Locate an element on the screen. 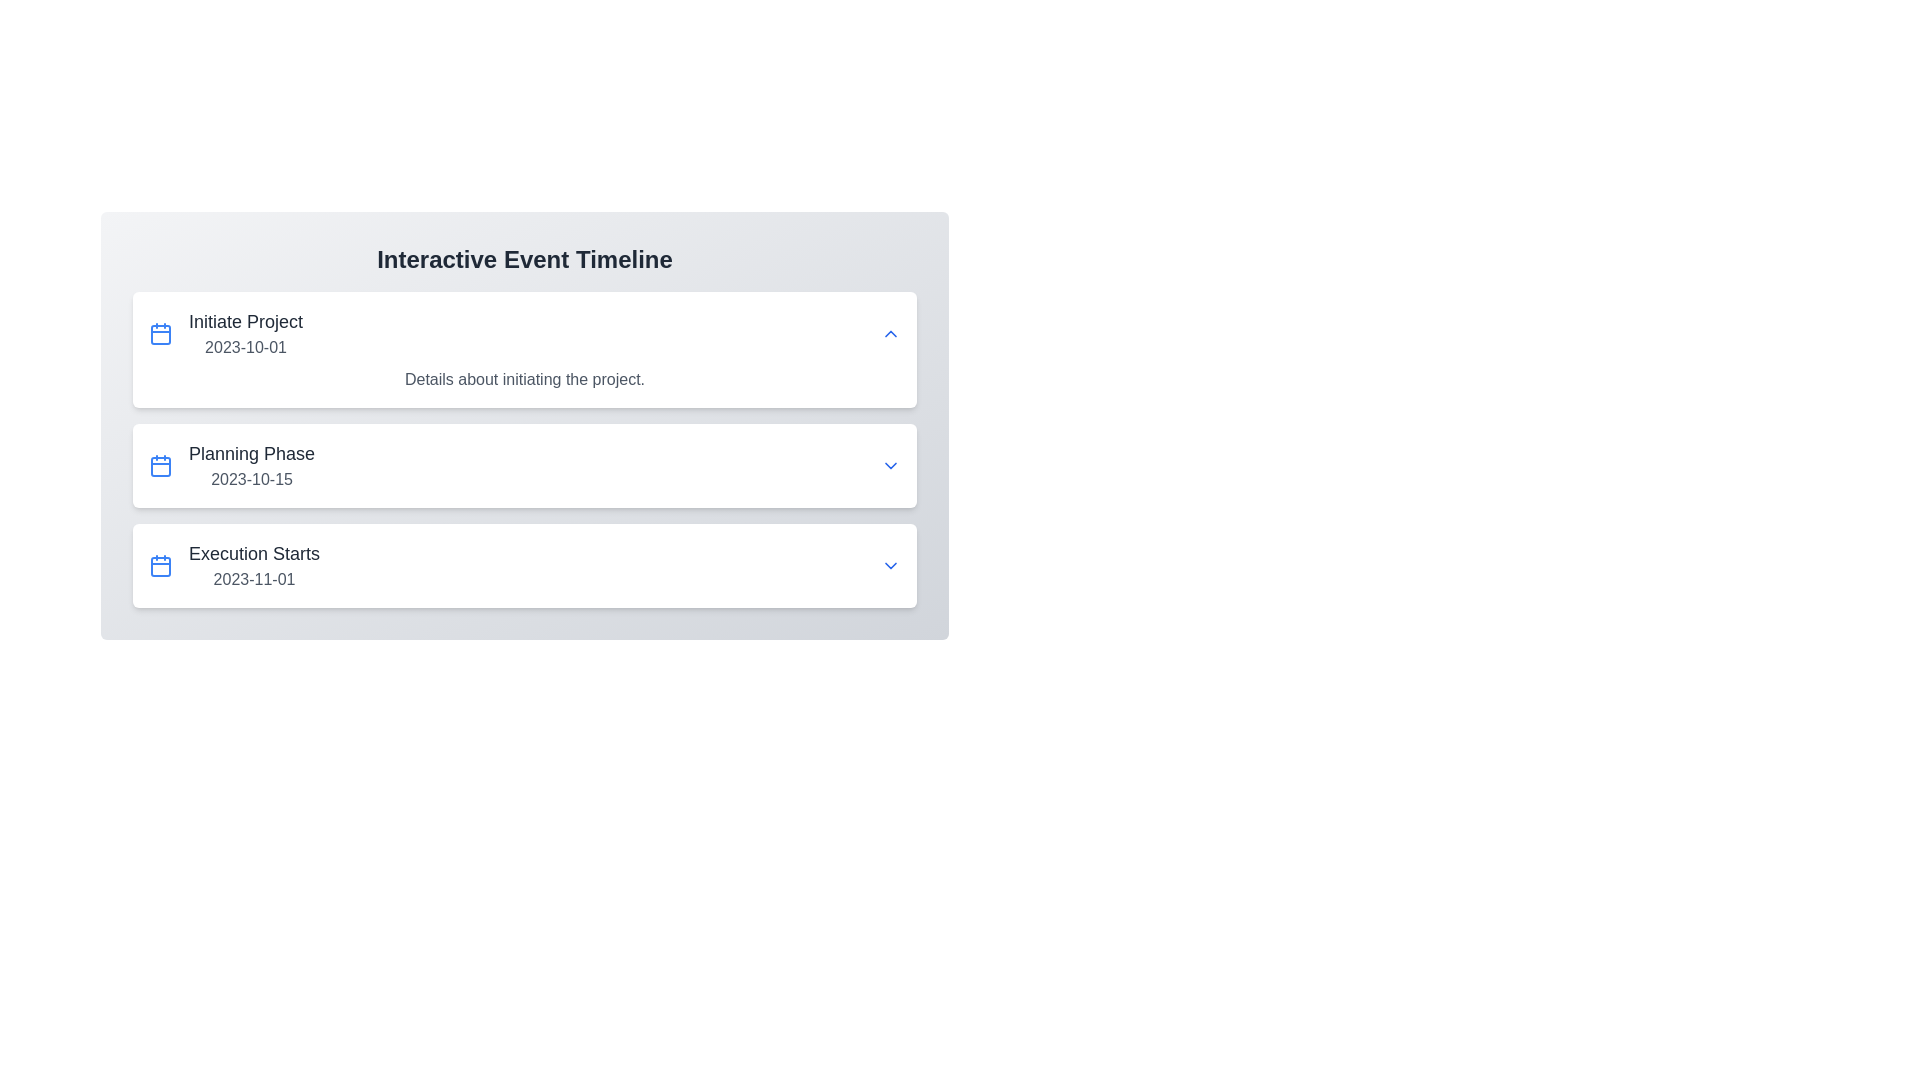  the Dropdown Toggle Button that reveals or collapses additional details related to the 'Planning Phase' is located at coordinates (890, 466).